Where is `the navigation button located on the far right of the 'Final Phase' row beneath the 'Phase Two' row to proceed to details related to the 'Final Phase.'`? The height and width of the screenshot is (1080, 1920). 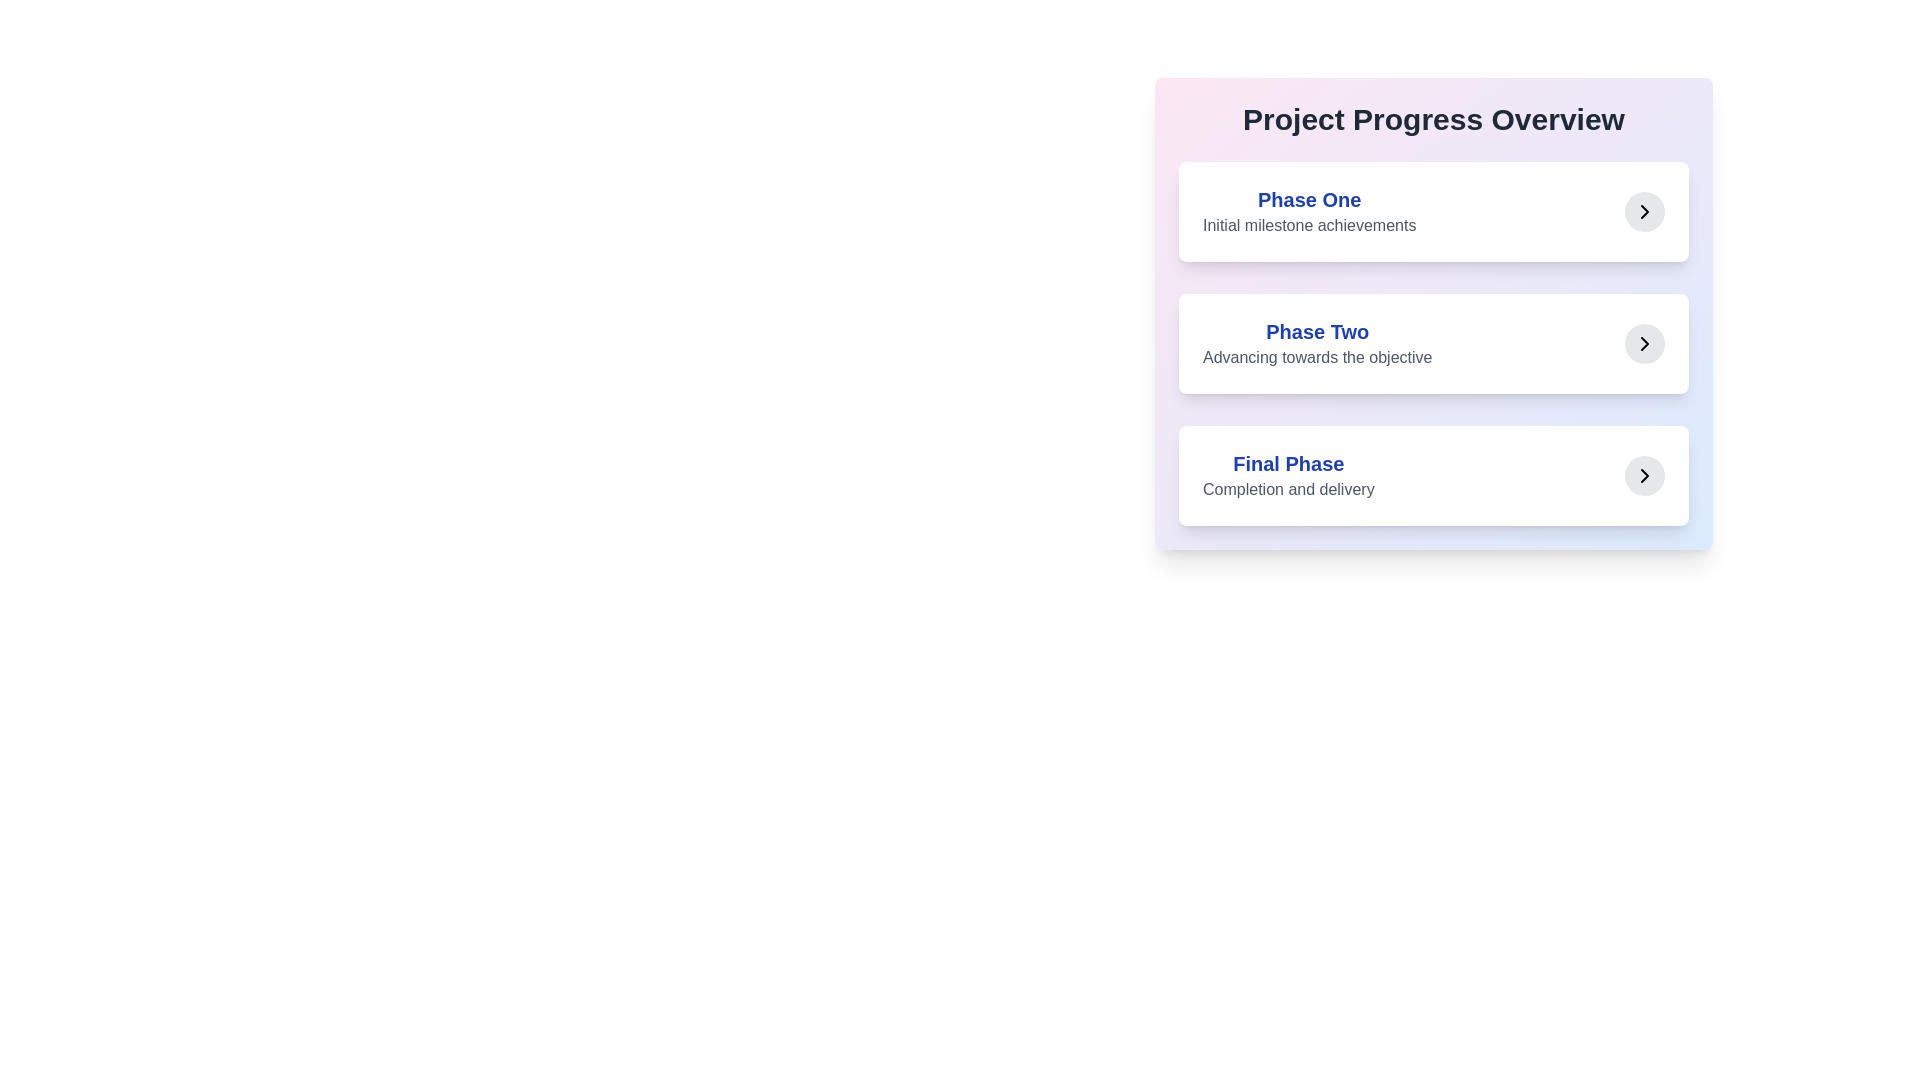 the navigation button located on the far right of the 'Final Phase' row beneath the 'Phase Two' row to proceed to details related to the 'Final Phase.' is located at coordinates (1645, 475).